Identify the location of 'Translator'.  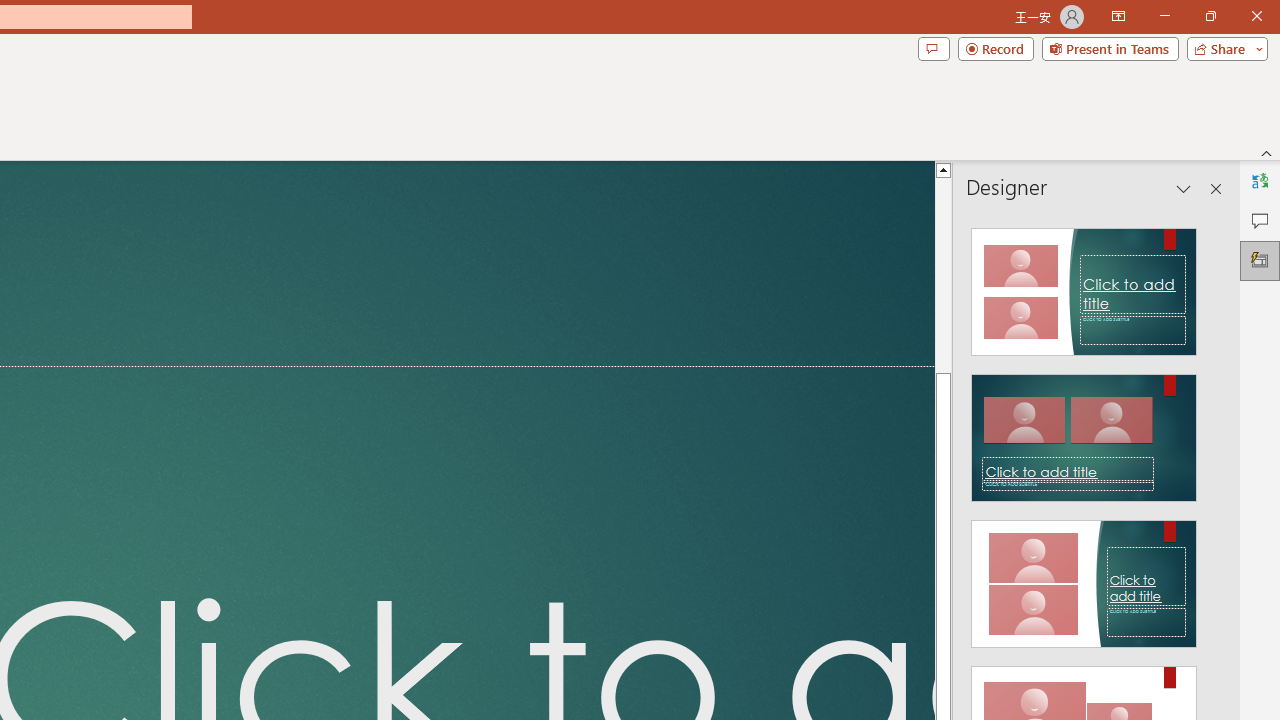
(1259, 181).